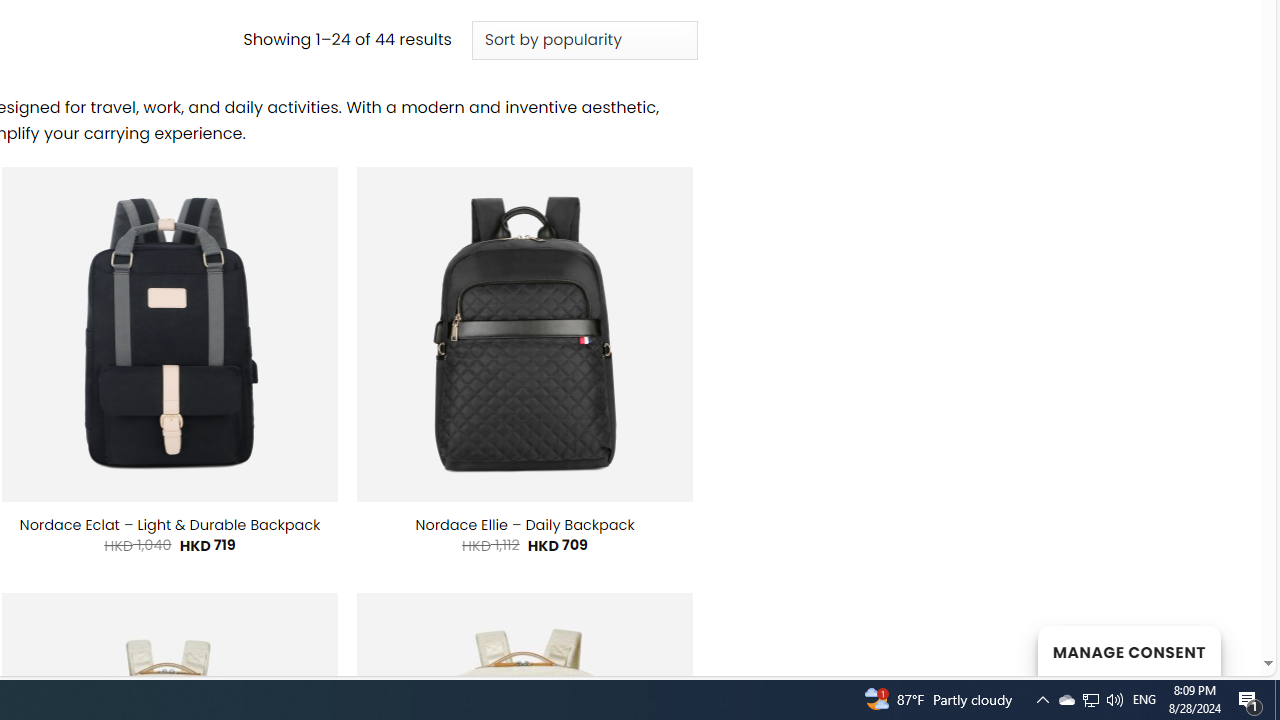 This screenshot has height=720, width=1280. What do you see at coordinates (583, 41) in the screenshot?
I see `'Shop order'` at bounding box center [583, 41].